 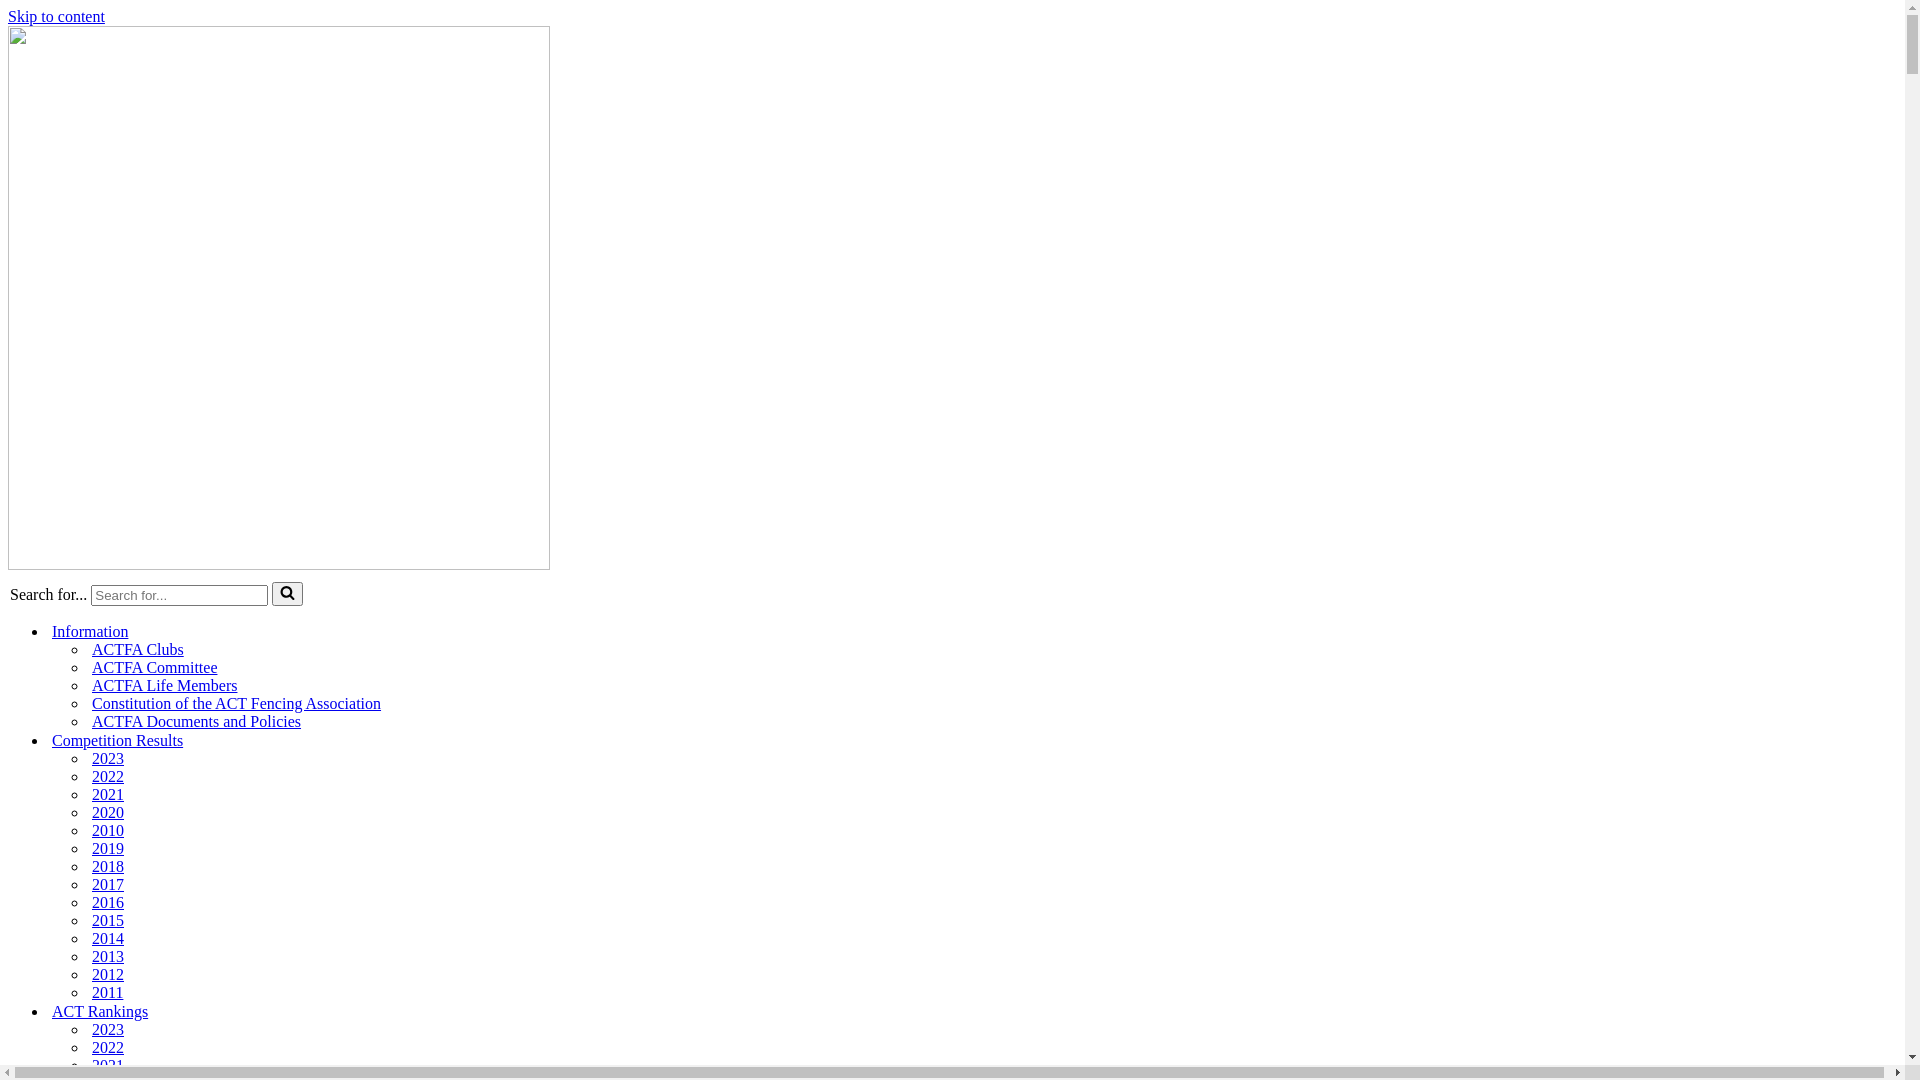 What do you see at coordinates (236, 703) in the screenshot?
I see `'Constitution of the ACT Fencing Association'` at bounding box center [236, 703].